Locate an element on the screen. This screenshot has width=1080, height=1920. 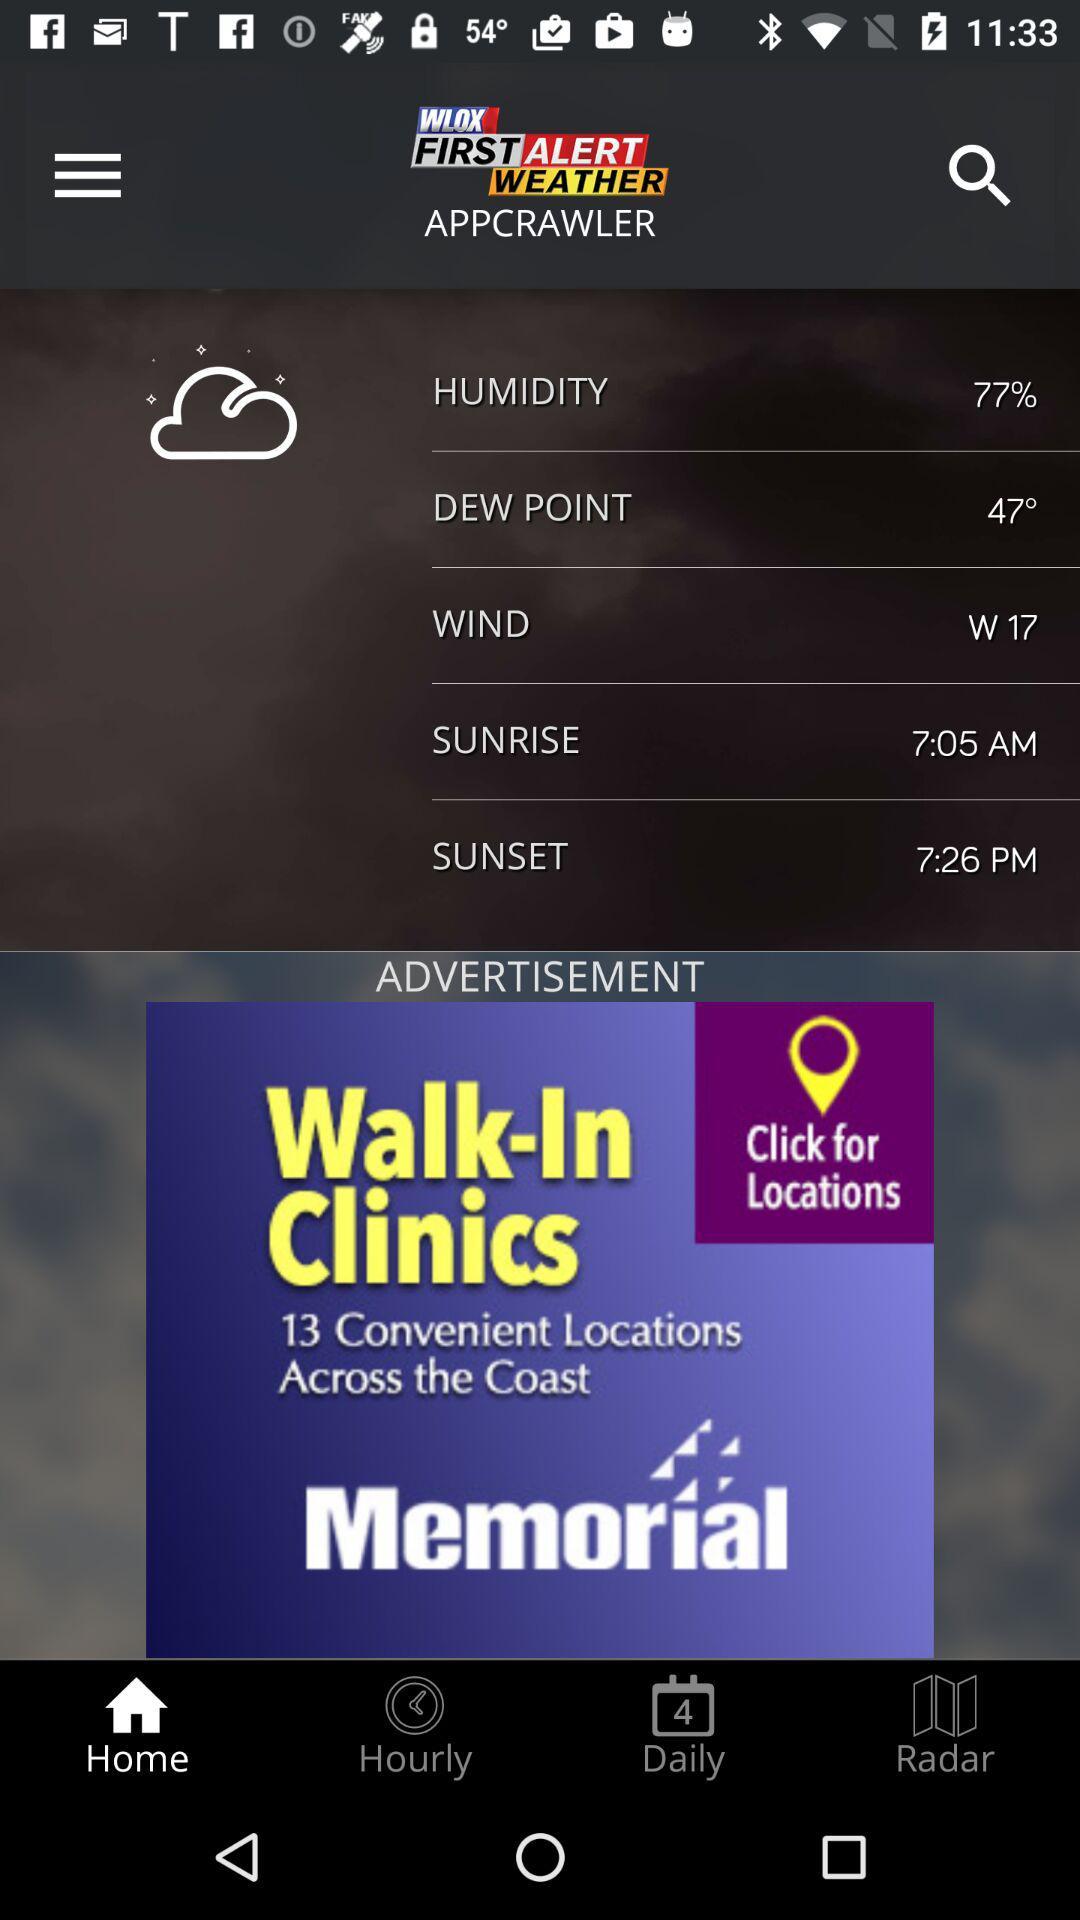
radio button to the left of the radar radio button is located at coordinates (682, 1726).